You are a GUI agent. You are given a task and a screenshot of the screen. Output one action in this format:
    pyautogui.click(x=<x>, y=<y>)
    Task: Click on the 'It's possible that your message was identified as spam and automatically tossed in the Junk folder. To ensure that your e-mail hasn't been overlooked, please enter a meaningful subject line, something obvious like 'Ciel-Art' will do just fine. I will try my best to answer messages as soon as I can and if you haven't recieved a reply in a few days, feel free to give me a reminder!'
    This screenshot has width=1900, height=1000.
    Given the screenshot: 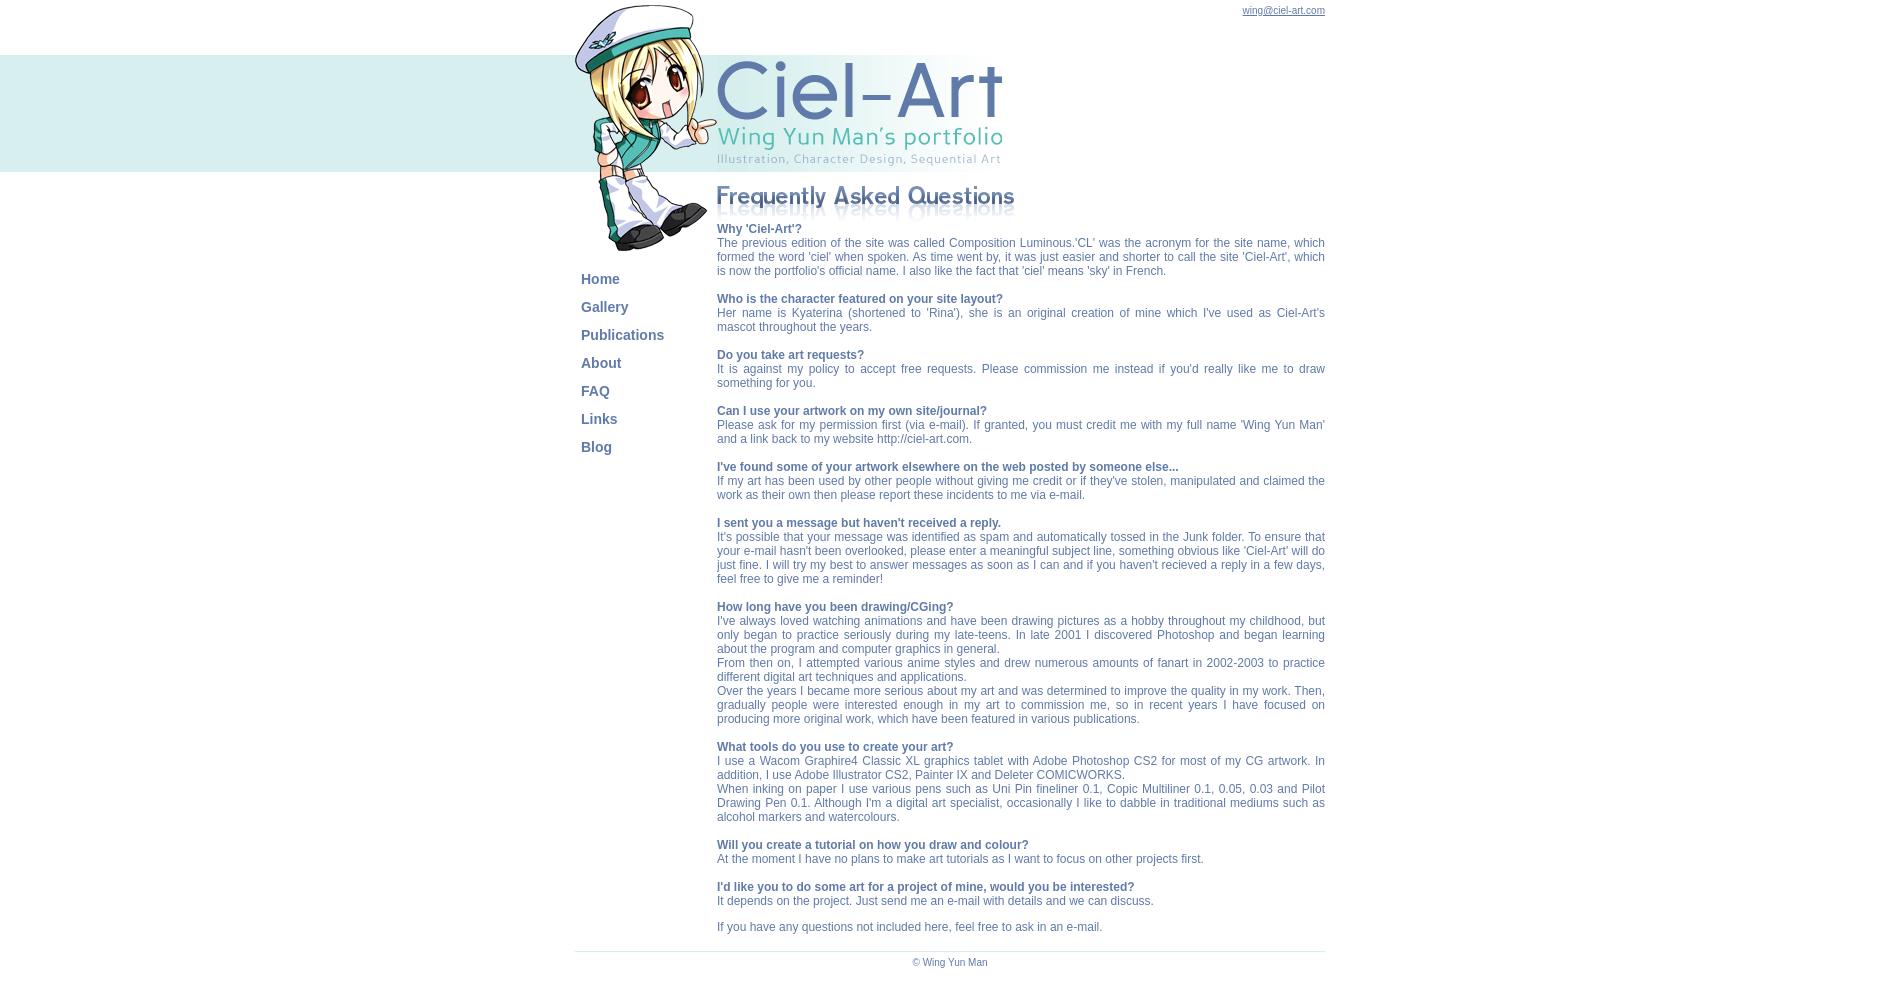 What is the action you would take?
    pyautogui.click(x=716, y=558)
    